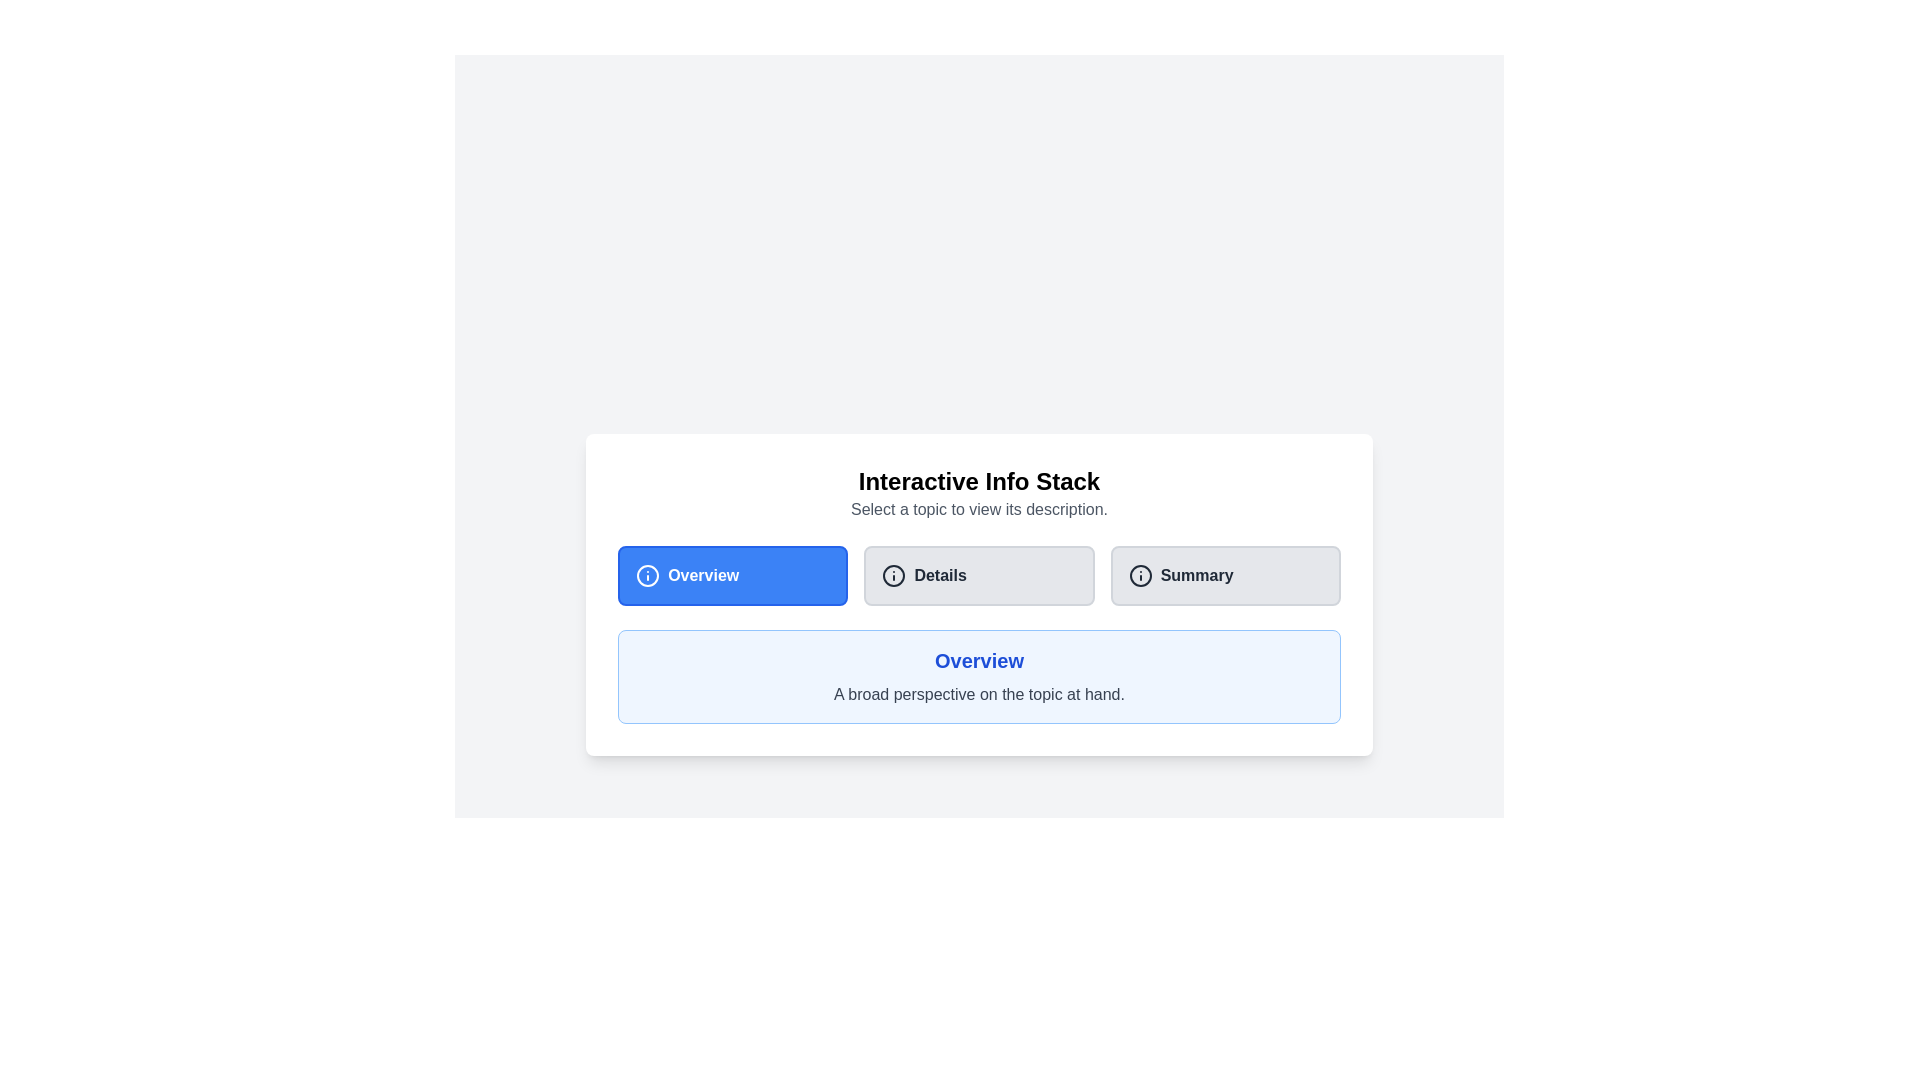 The image size is (1920, 1080). What do you see at coordinates (648, 575) in the screenshot?
I see `the informational icon located at the leftmost position of the 'Overview' button` at bounding box center [648, 575].